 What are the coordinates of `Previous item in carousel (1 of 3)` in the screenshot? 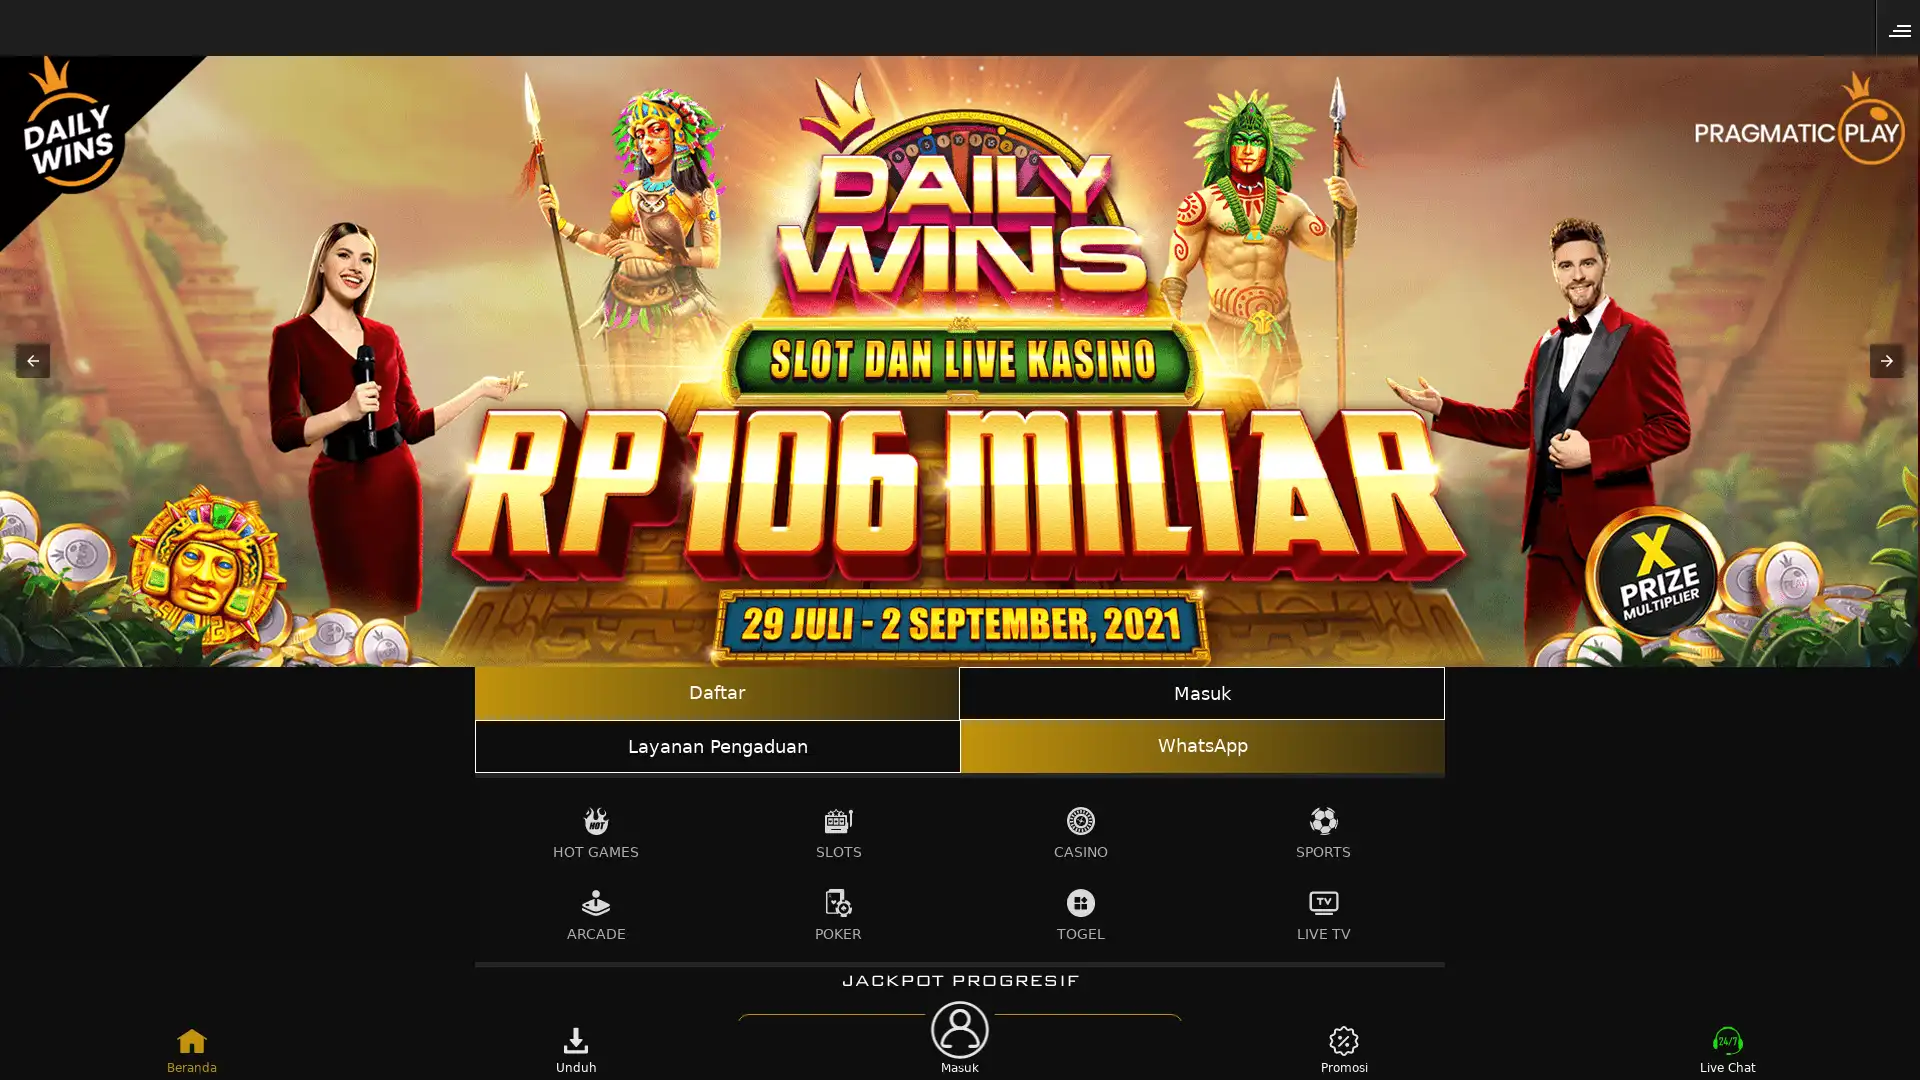 It's located at (33, 358).